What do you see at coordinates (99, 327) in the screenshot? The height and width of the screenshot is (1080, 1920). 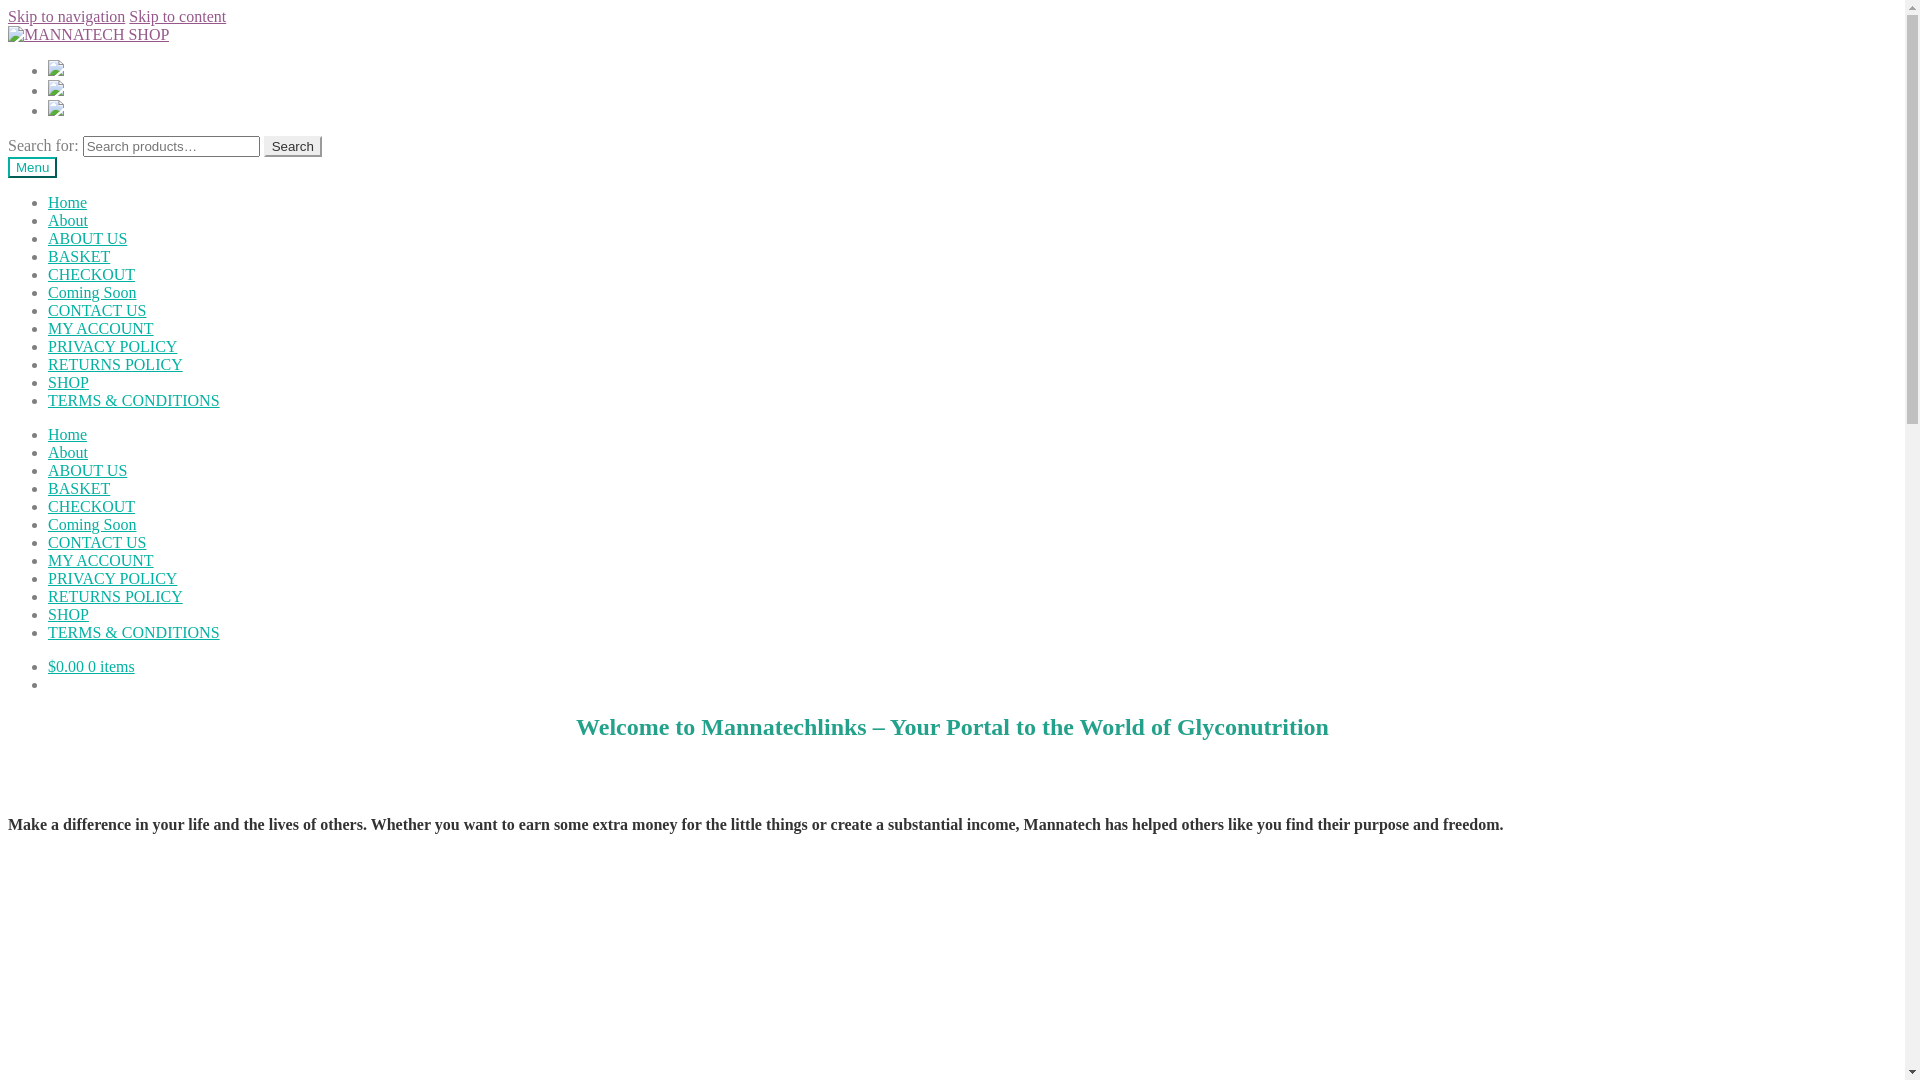 I see `'MY ACCOUNT'` at bounding box center [99, 327].